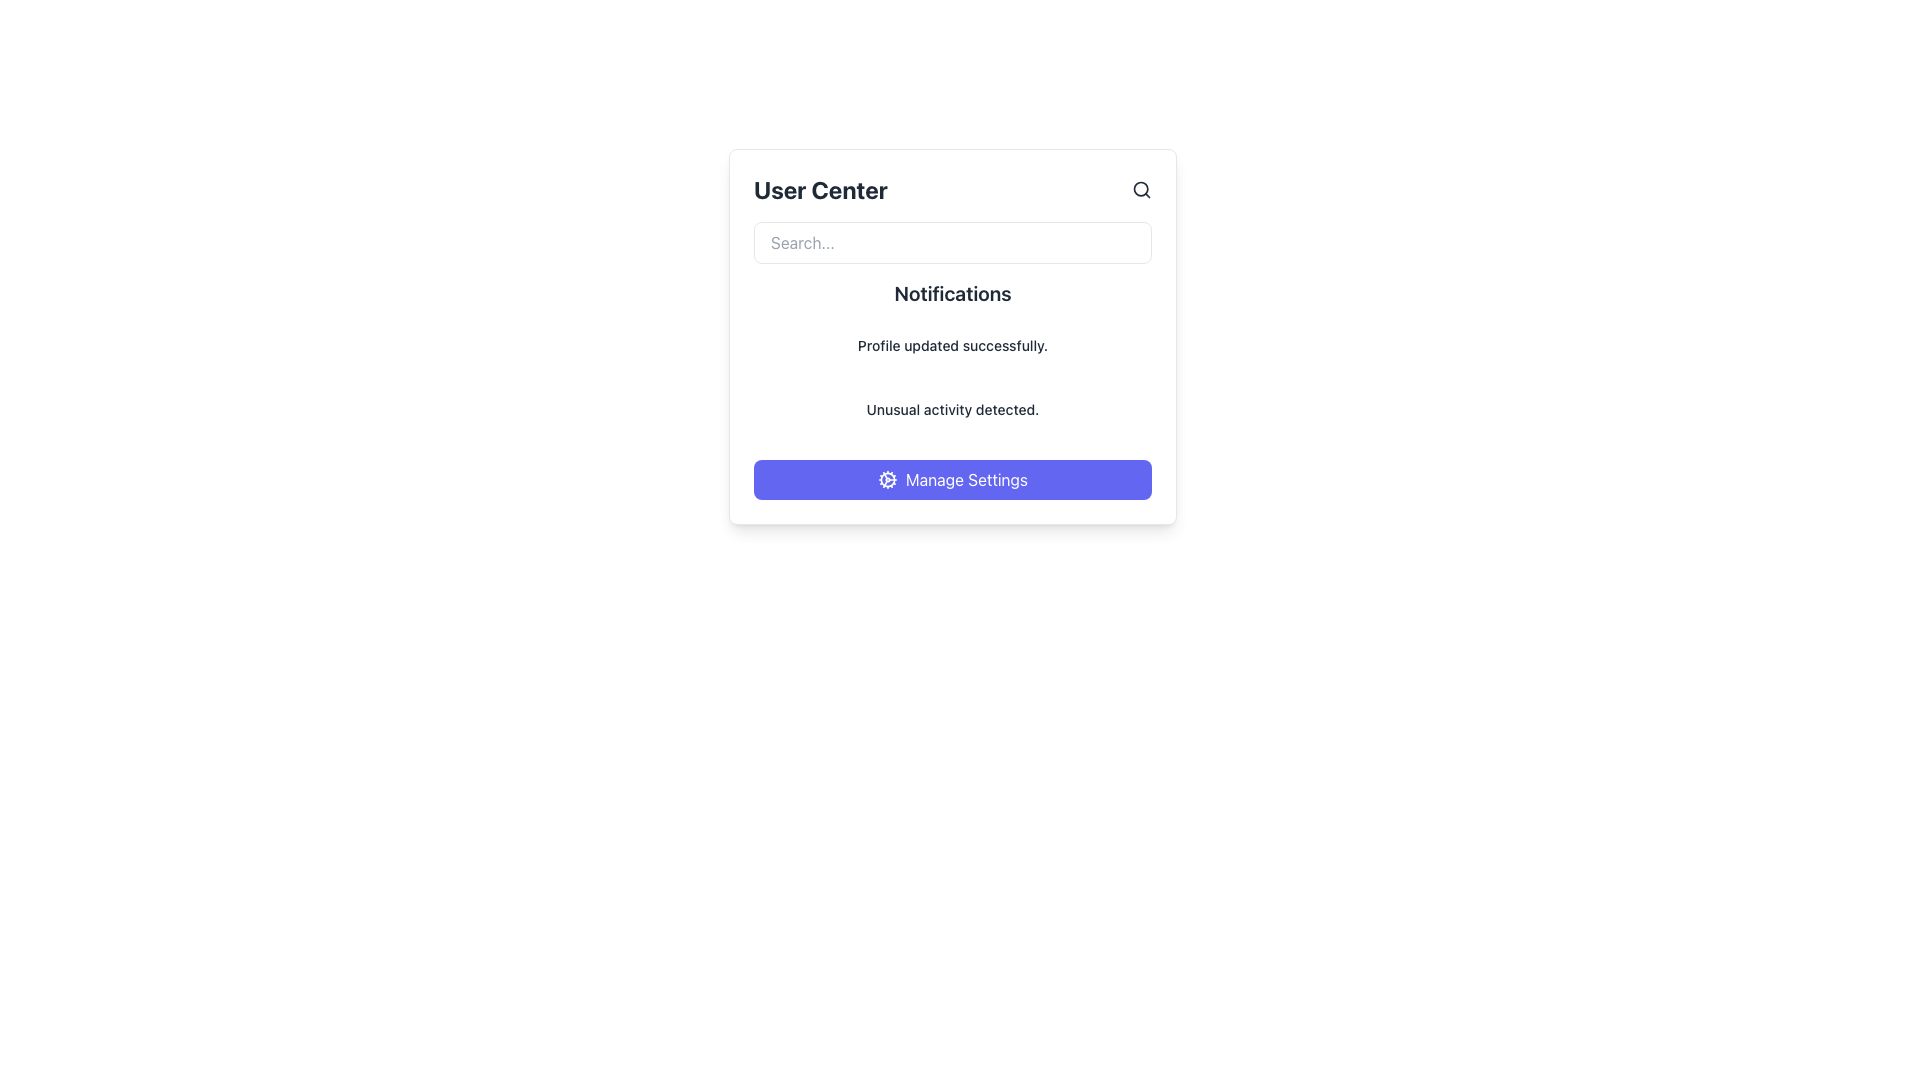  Describe the element at coordinates (952, 479) in the screenshot. I see `the 'Manage Settings' button with a solid indigo background and white text` at that location.